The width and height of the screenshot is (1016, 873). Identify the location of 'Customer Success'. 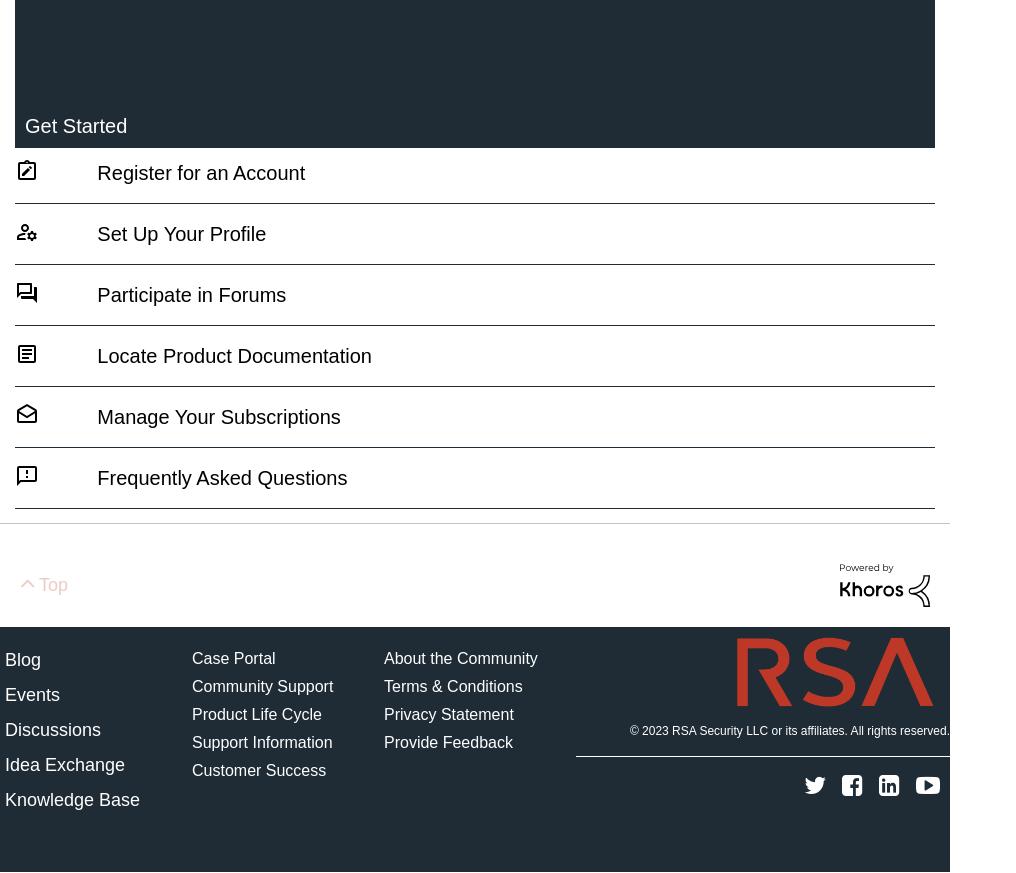
(192, 768).